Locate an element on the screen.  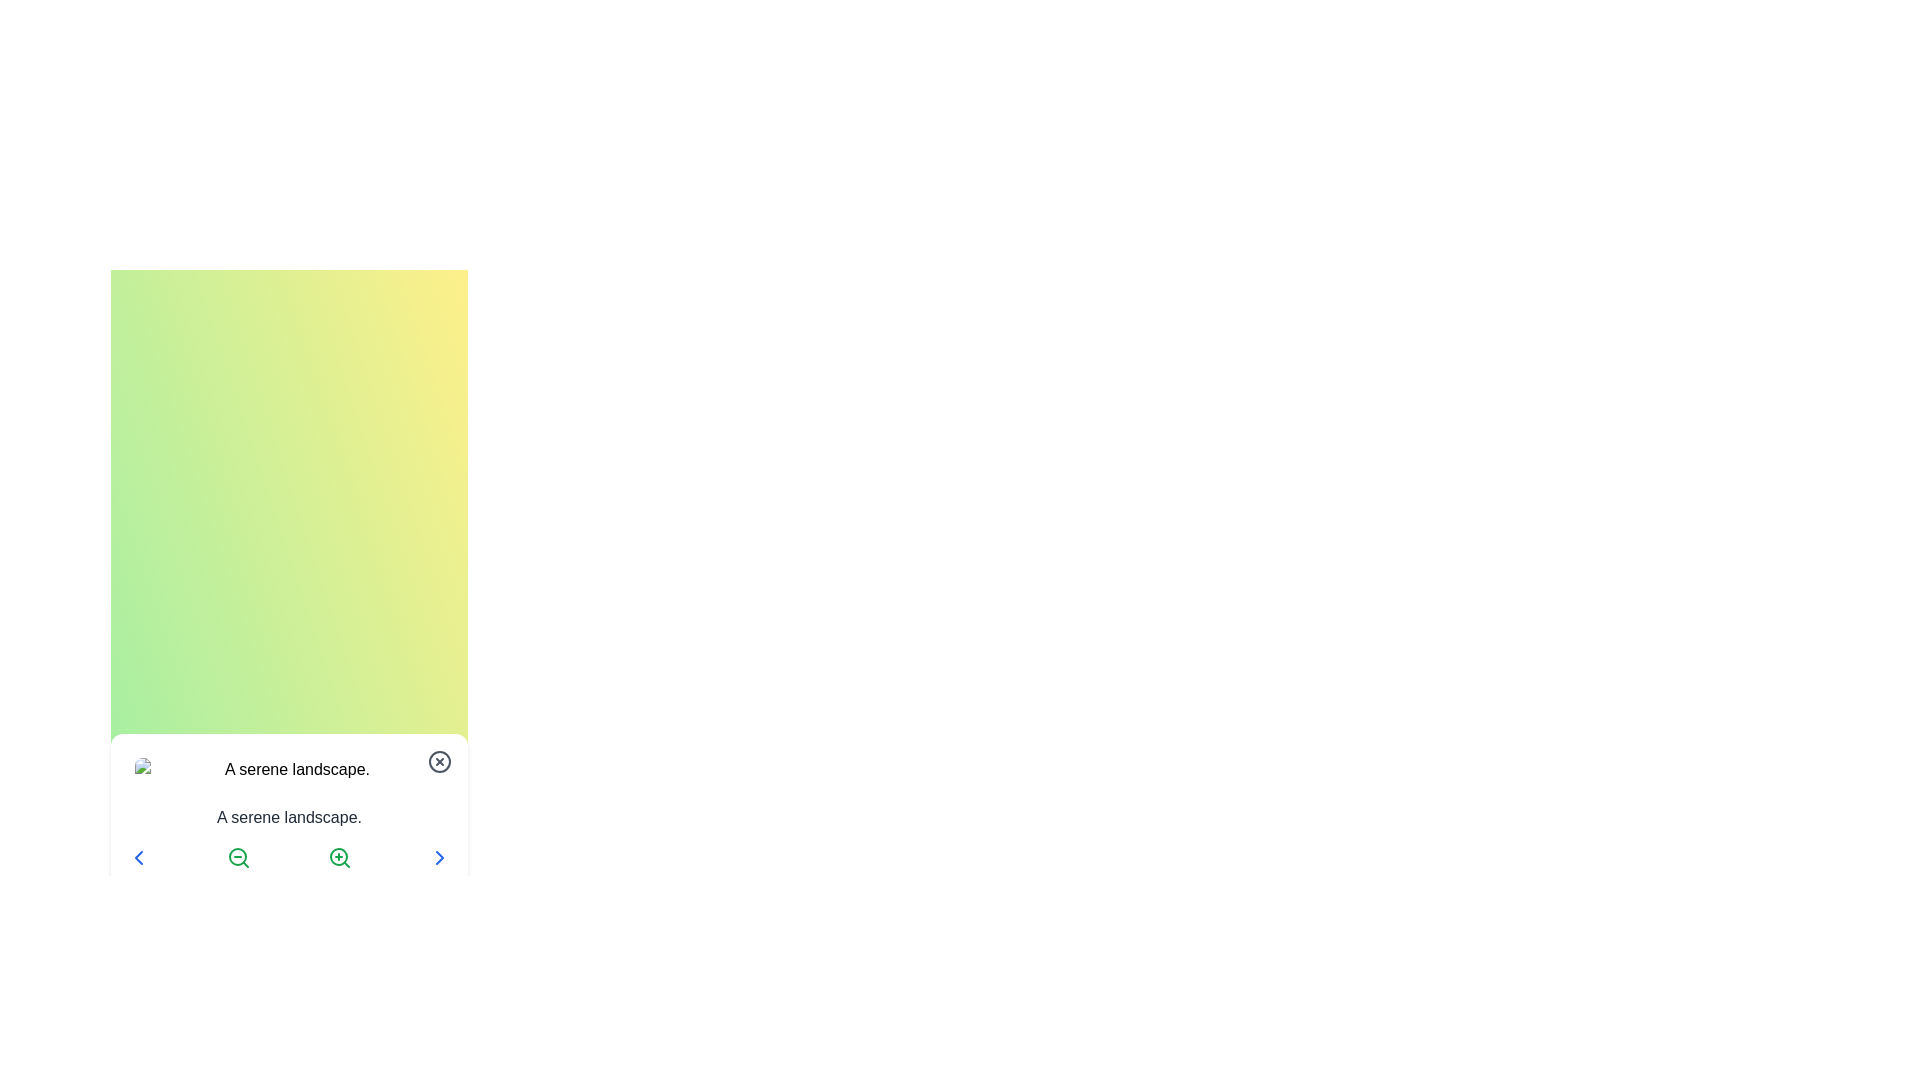
the middle zoom-in button located at the bottom-right of the interface is located at coordinates (339, 856).